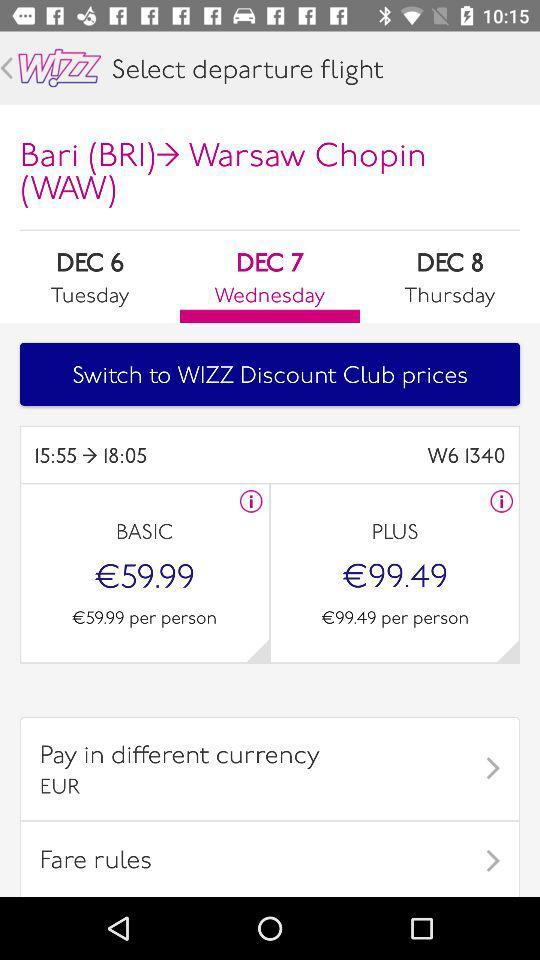 This screenshot has width=540, height=960. I want to click on wizz, so click(59, 68).